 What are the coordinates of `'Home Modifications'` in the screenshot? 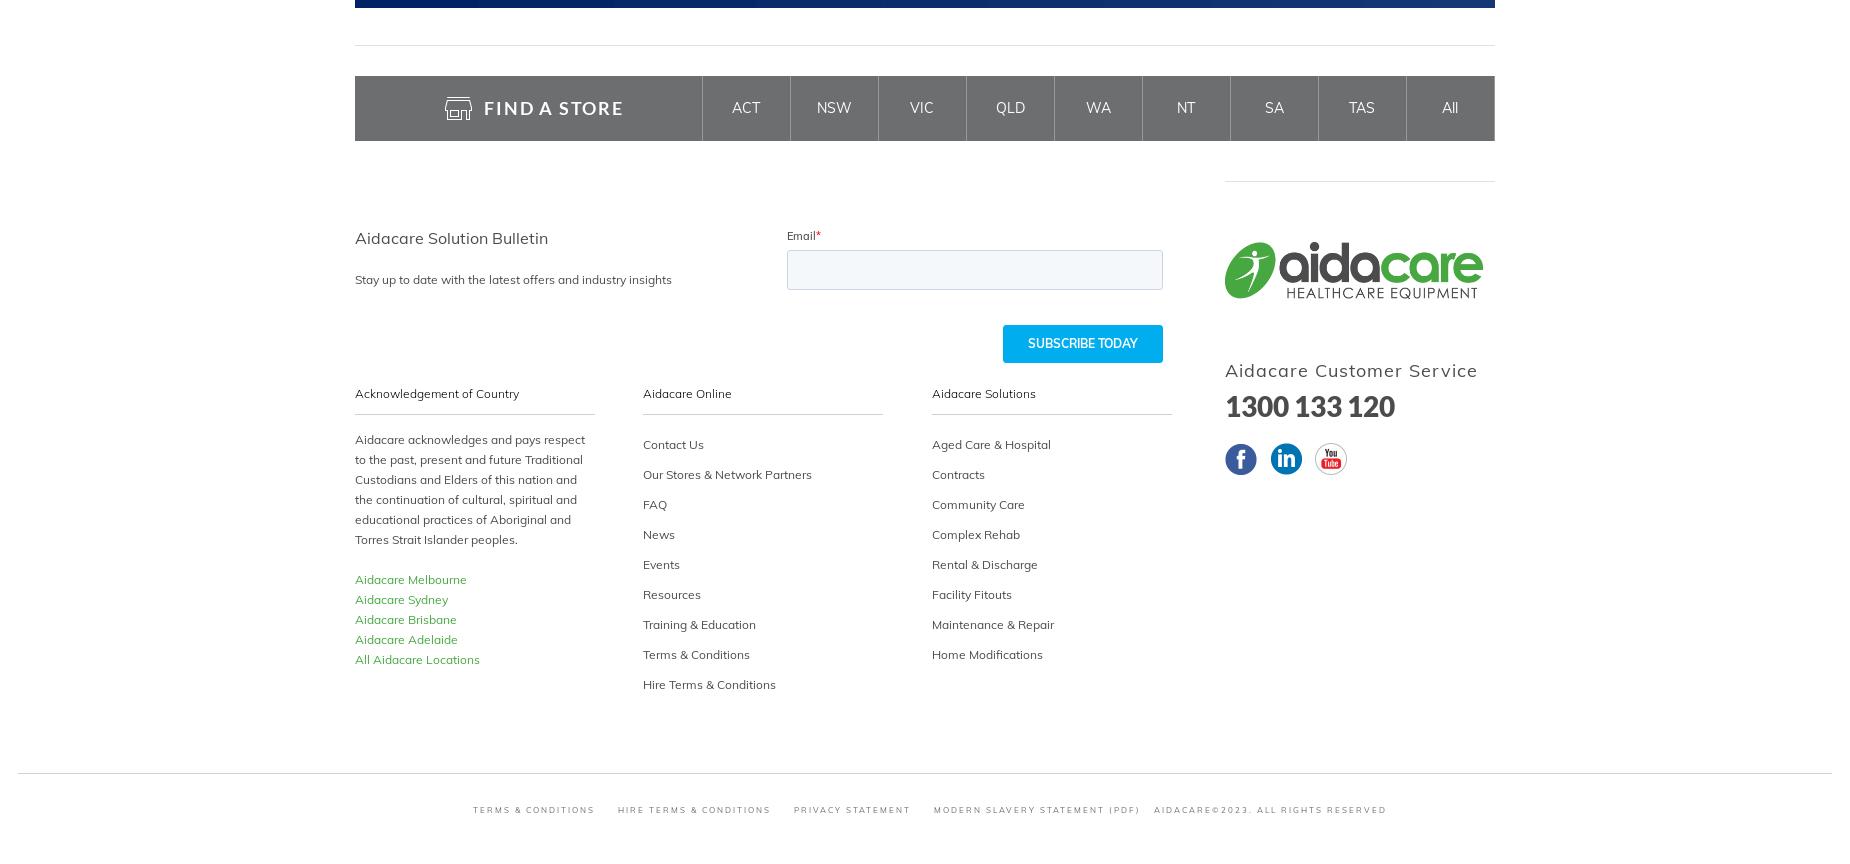 It's located at (985, 653).